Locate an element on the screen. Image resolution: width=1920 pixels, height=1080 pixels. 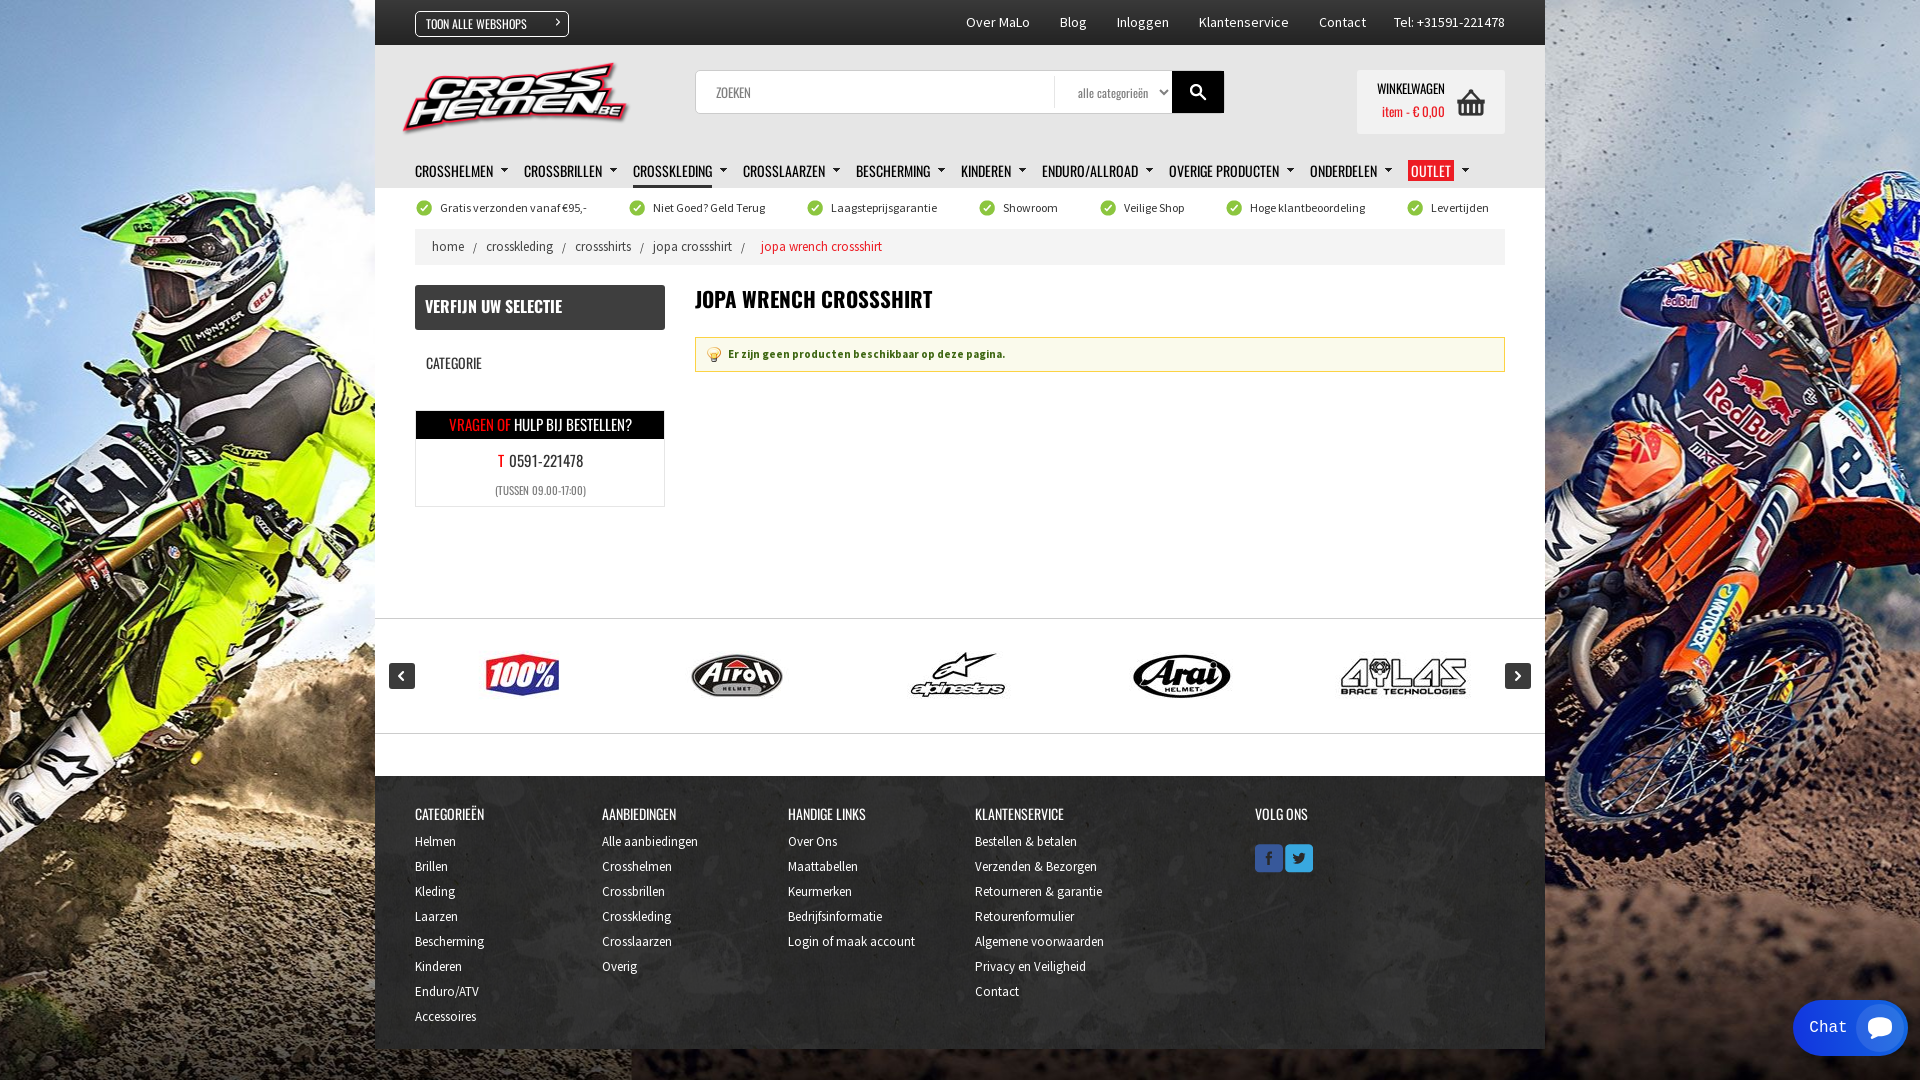
'Kleding' is located at coordinates (413, 889).